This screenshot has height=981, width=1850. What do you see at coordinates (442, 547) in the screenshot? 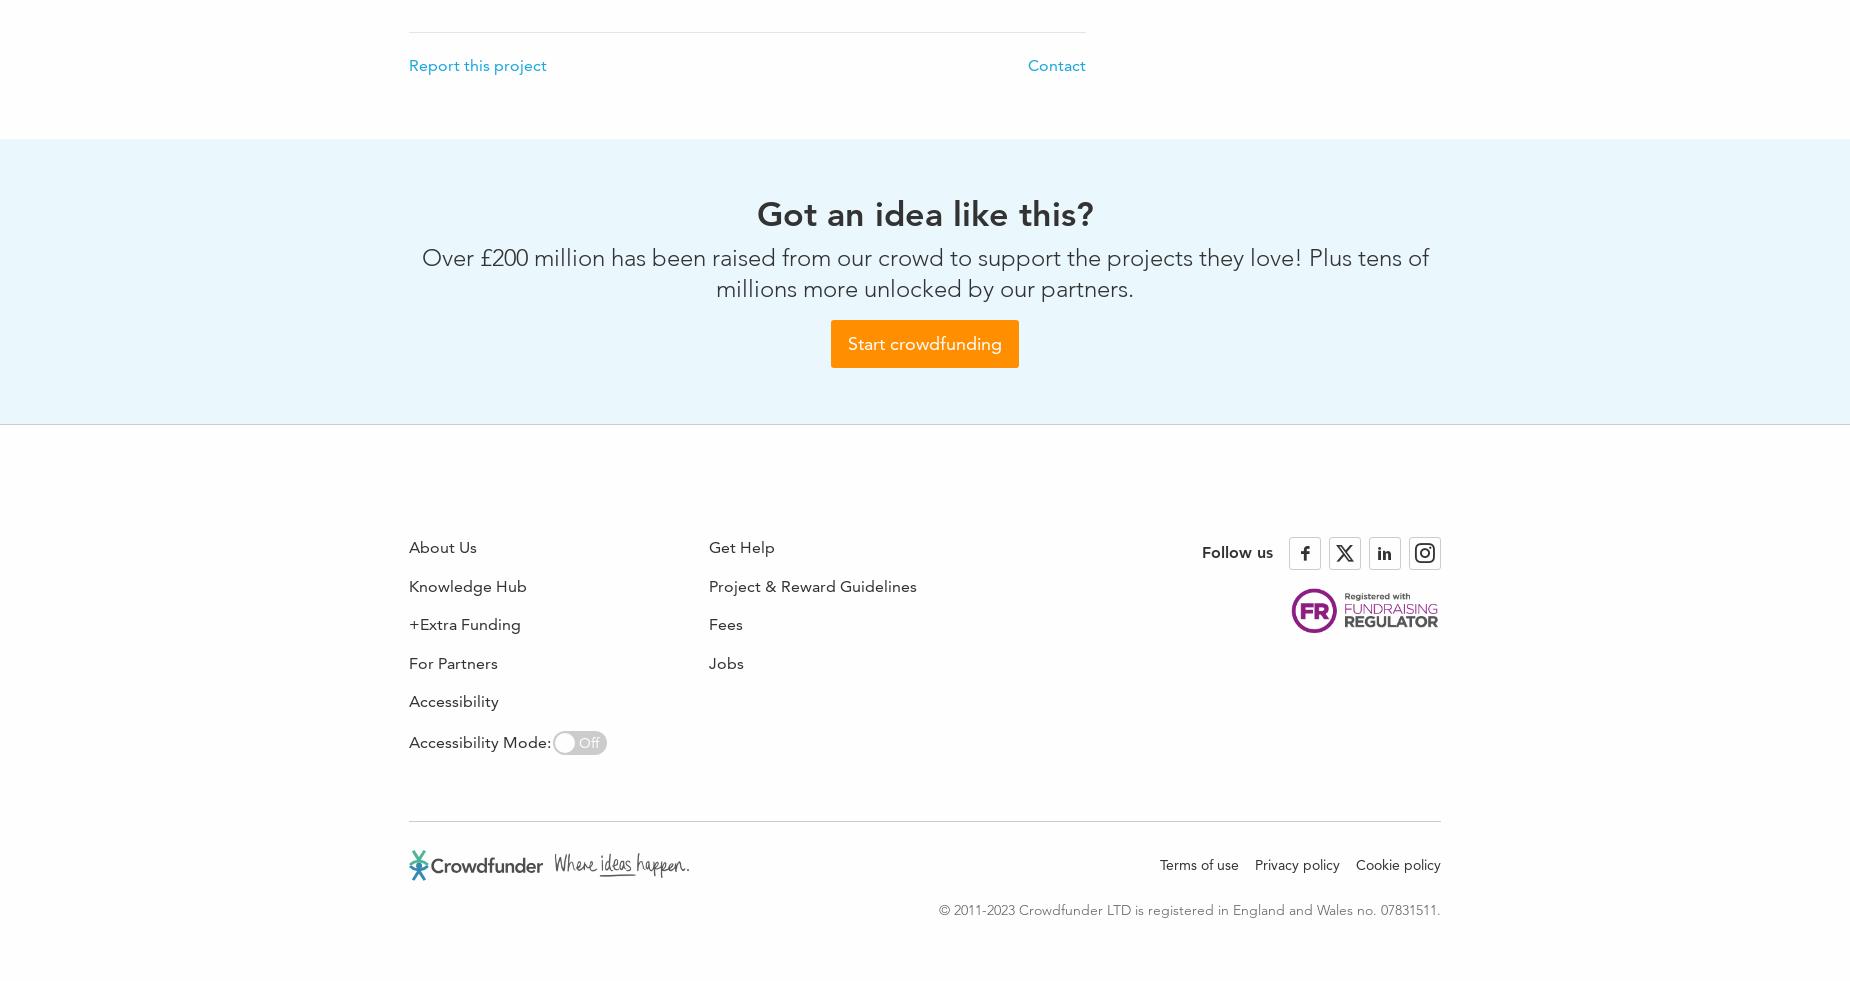
I see `'About Us'` at bounding box center [442, 547].